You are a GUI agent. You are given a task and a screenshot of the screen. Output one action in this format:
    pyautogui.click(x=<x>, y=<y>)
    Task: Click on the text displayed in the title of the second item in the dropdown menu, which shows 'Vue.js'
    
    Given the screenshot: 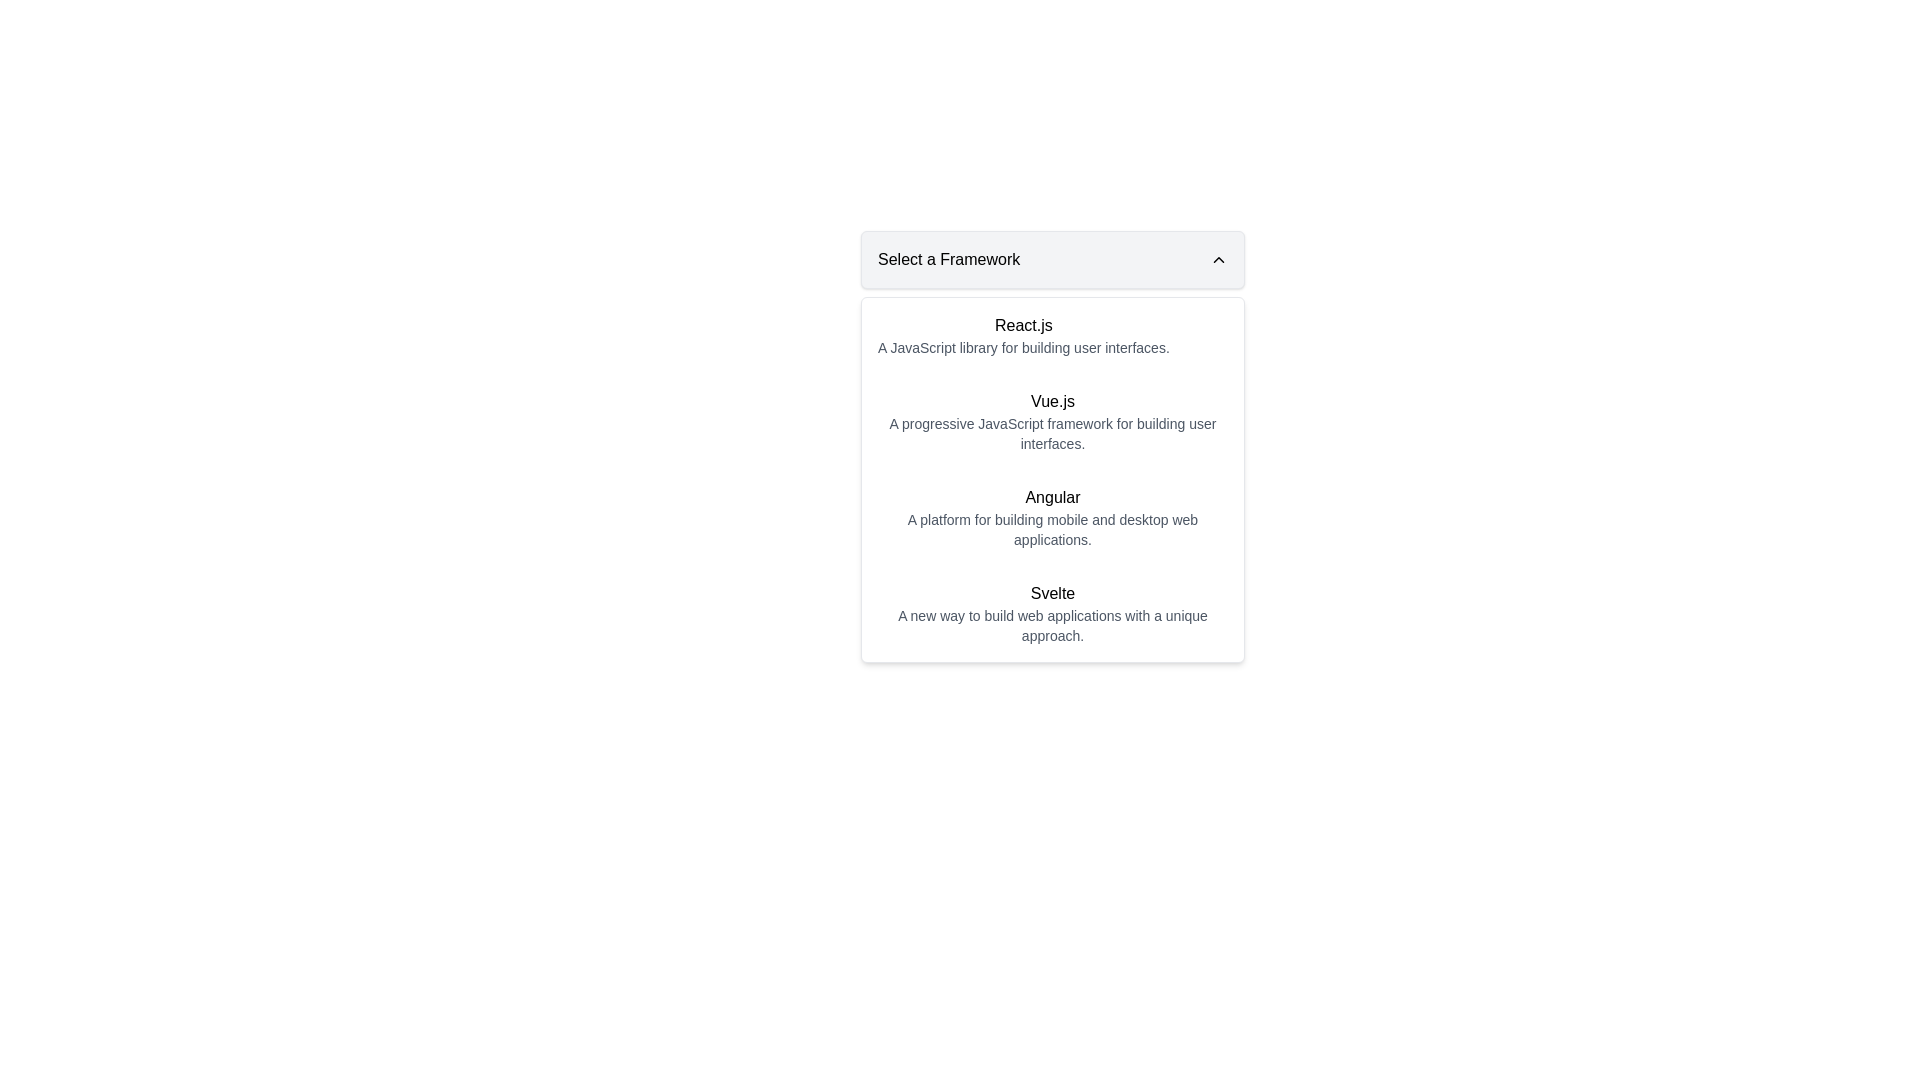 What is the action you would take?
    pyautogui.click(x=1051, y=401)
    